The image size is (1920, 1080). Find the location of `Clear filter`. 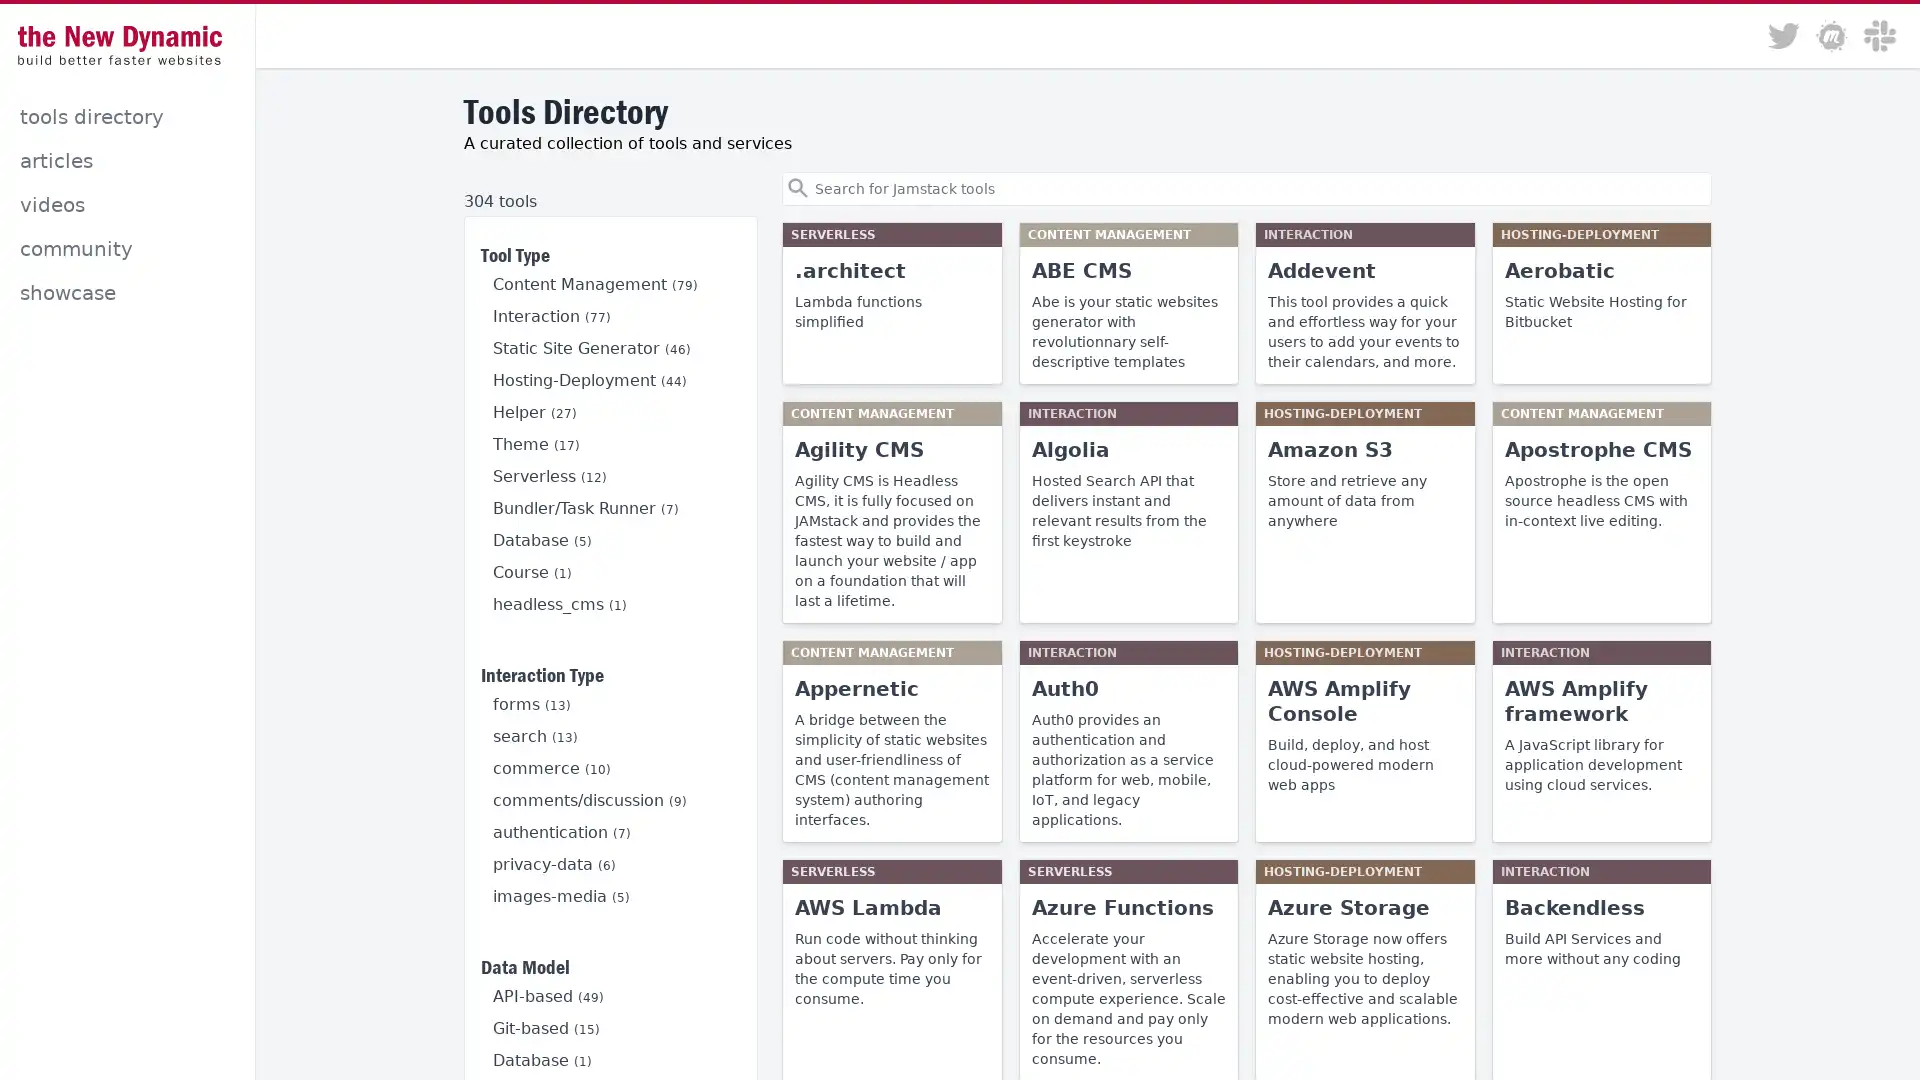

Clear filter is located at coordinates (593, 201).